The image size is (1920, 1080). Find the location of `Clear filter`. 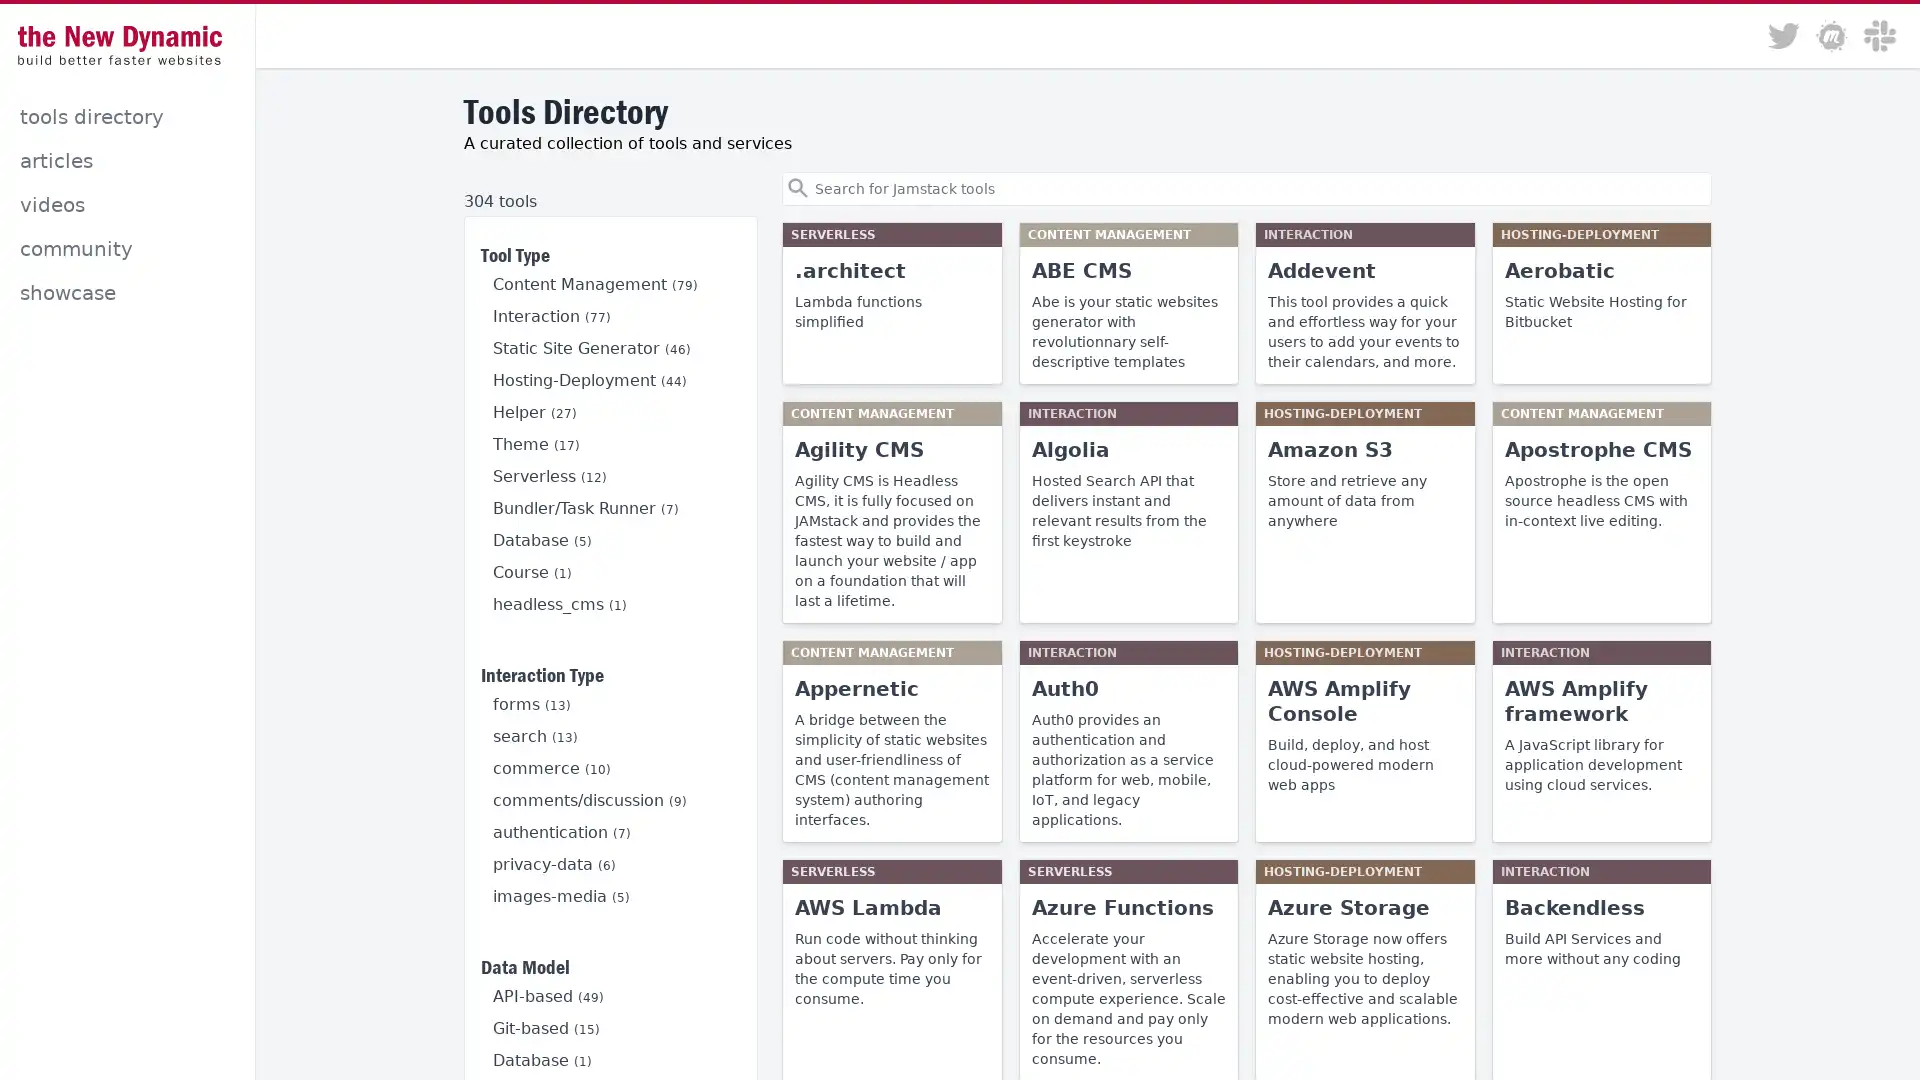

Clear filter is located at coordinates (593, 201).